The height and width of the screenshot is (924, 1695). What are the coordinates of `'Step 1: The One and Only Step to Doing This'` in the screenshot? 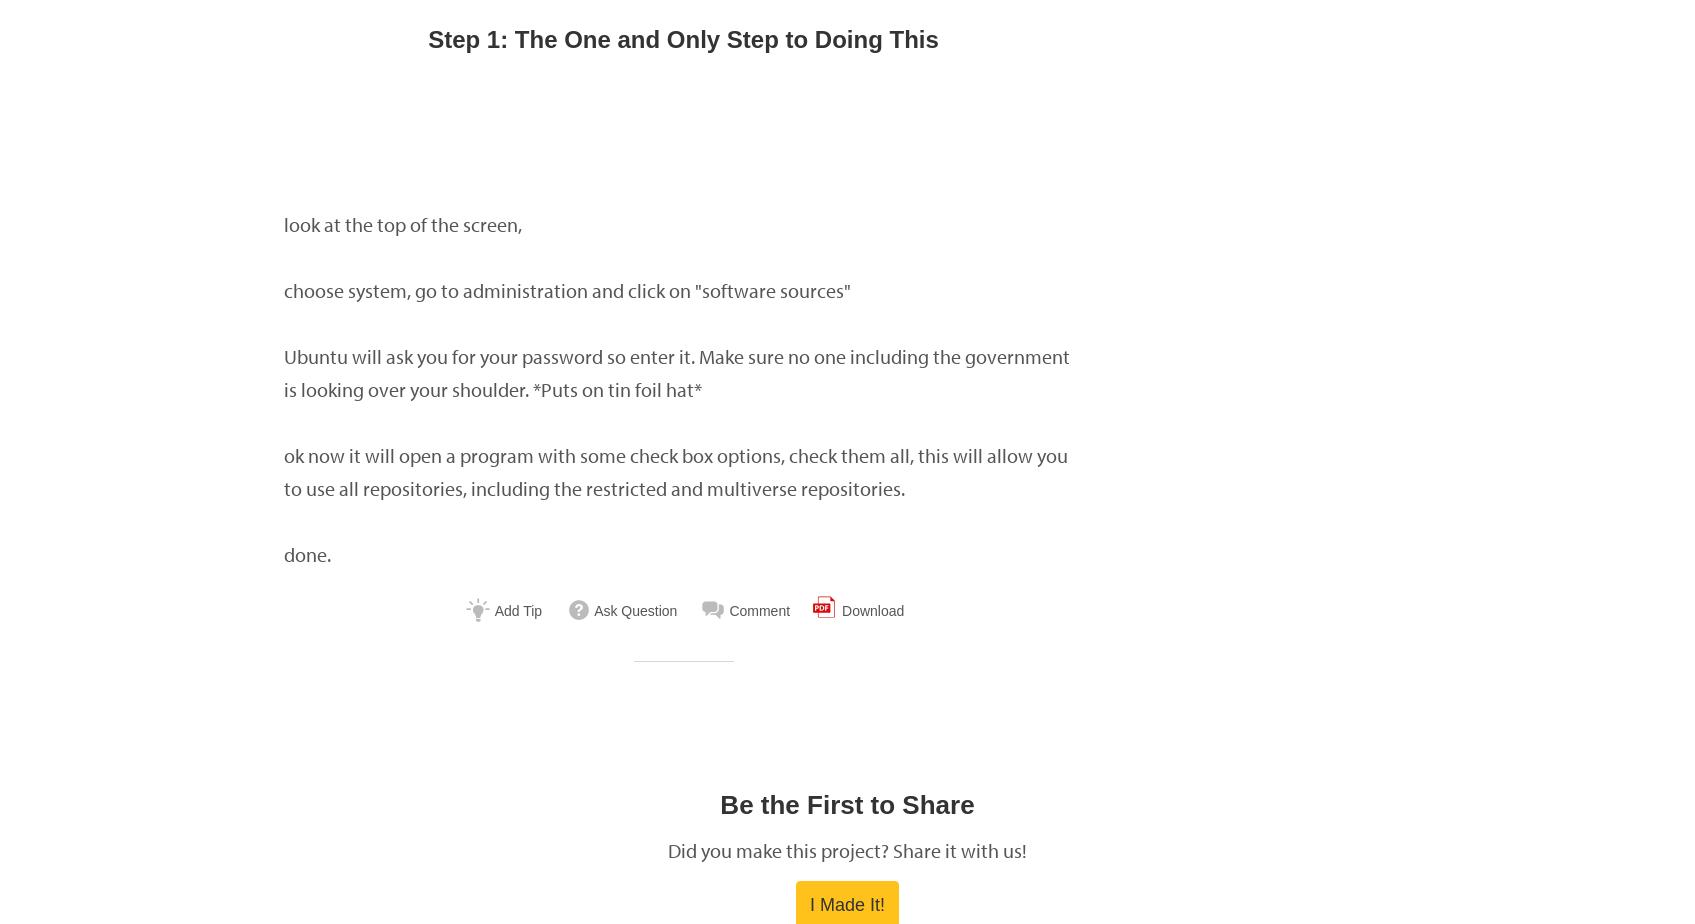 It's located at (682, 39).